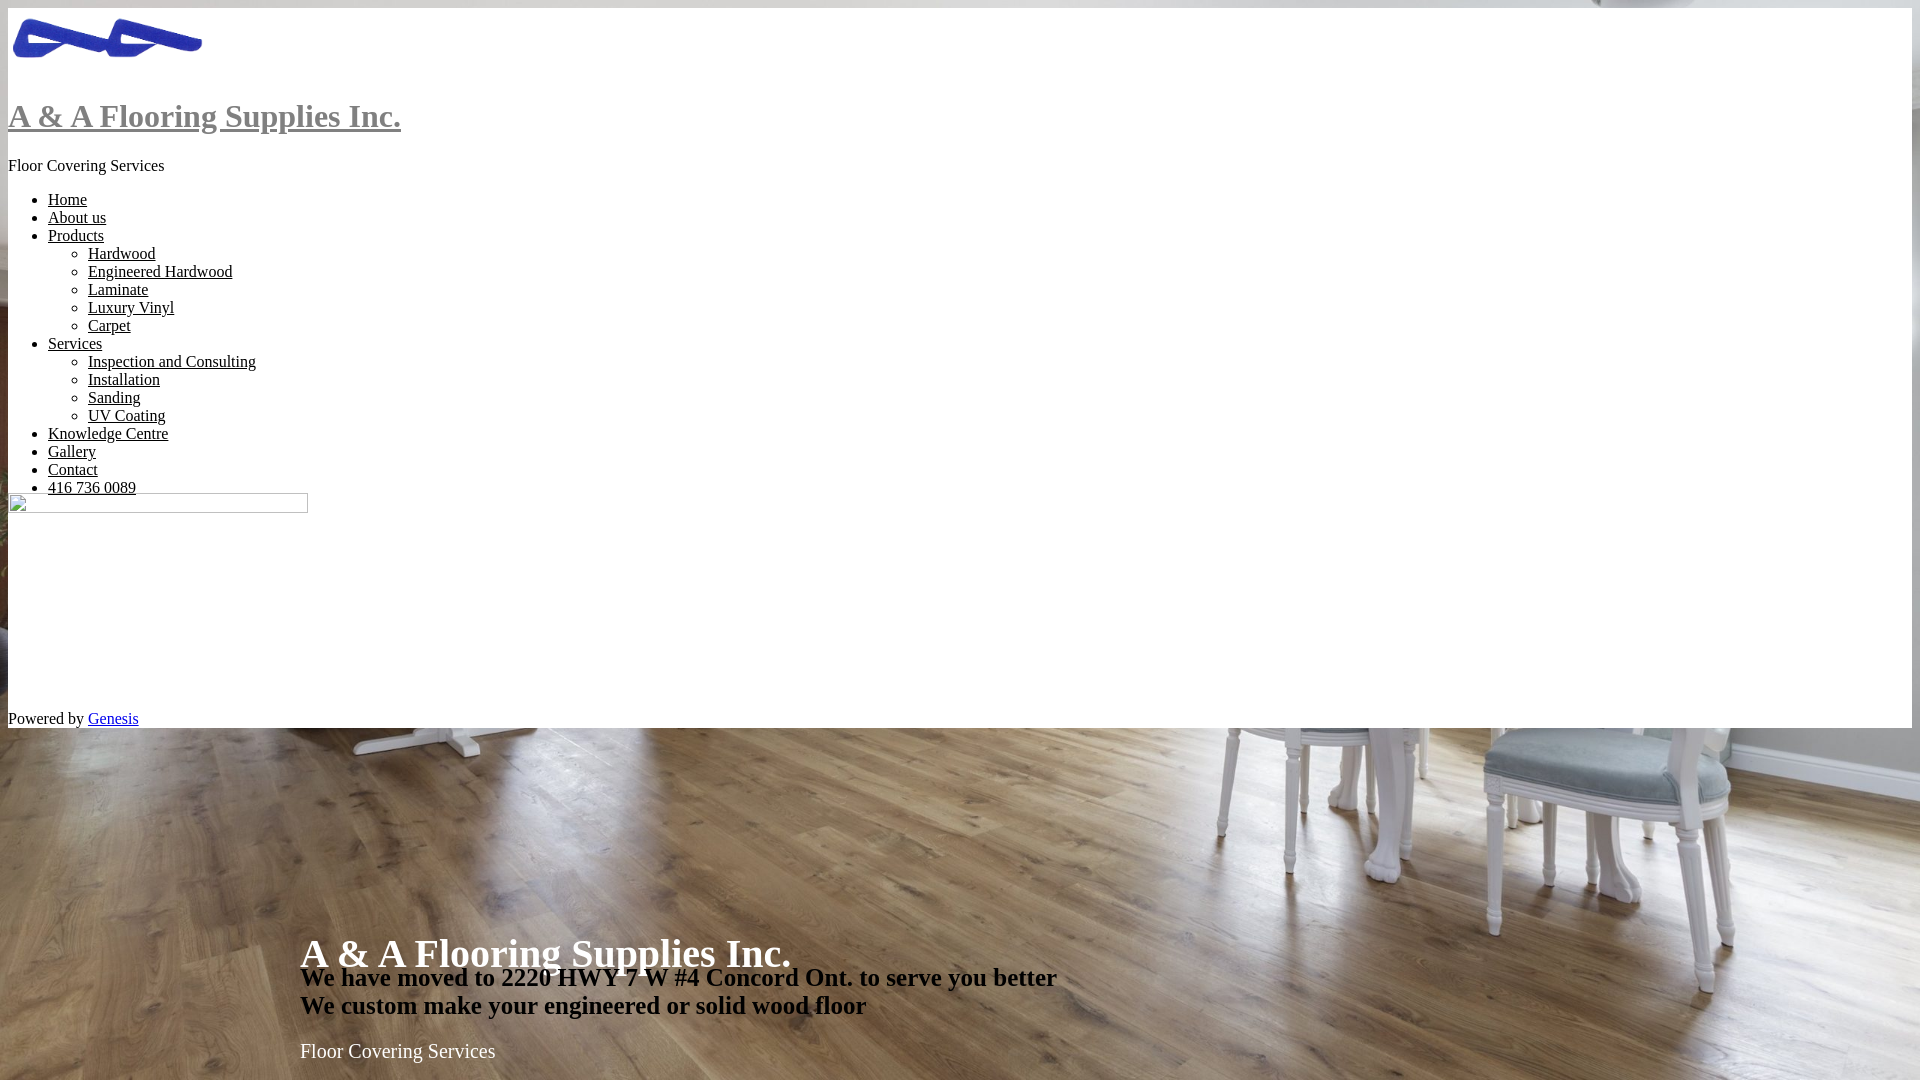 The width and height of the screenshot is (1920, 1080). Describe the element at coordinates (76, 217) in the screenshot. I see `'About us'` at that location.